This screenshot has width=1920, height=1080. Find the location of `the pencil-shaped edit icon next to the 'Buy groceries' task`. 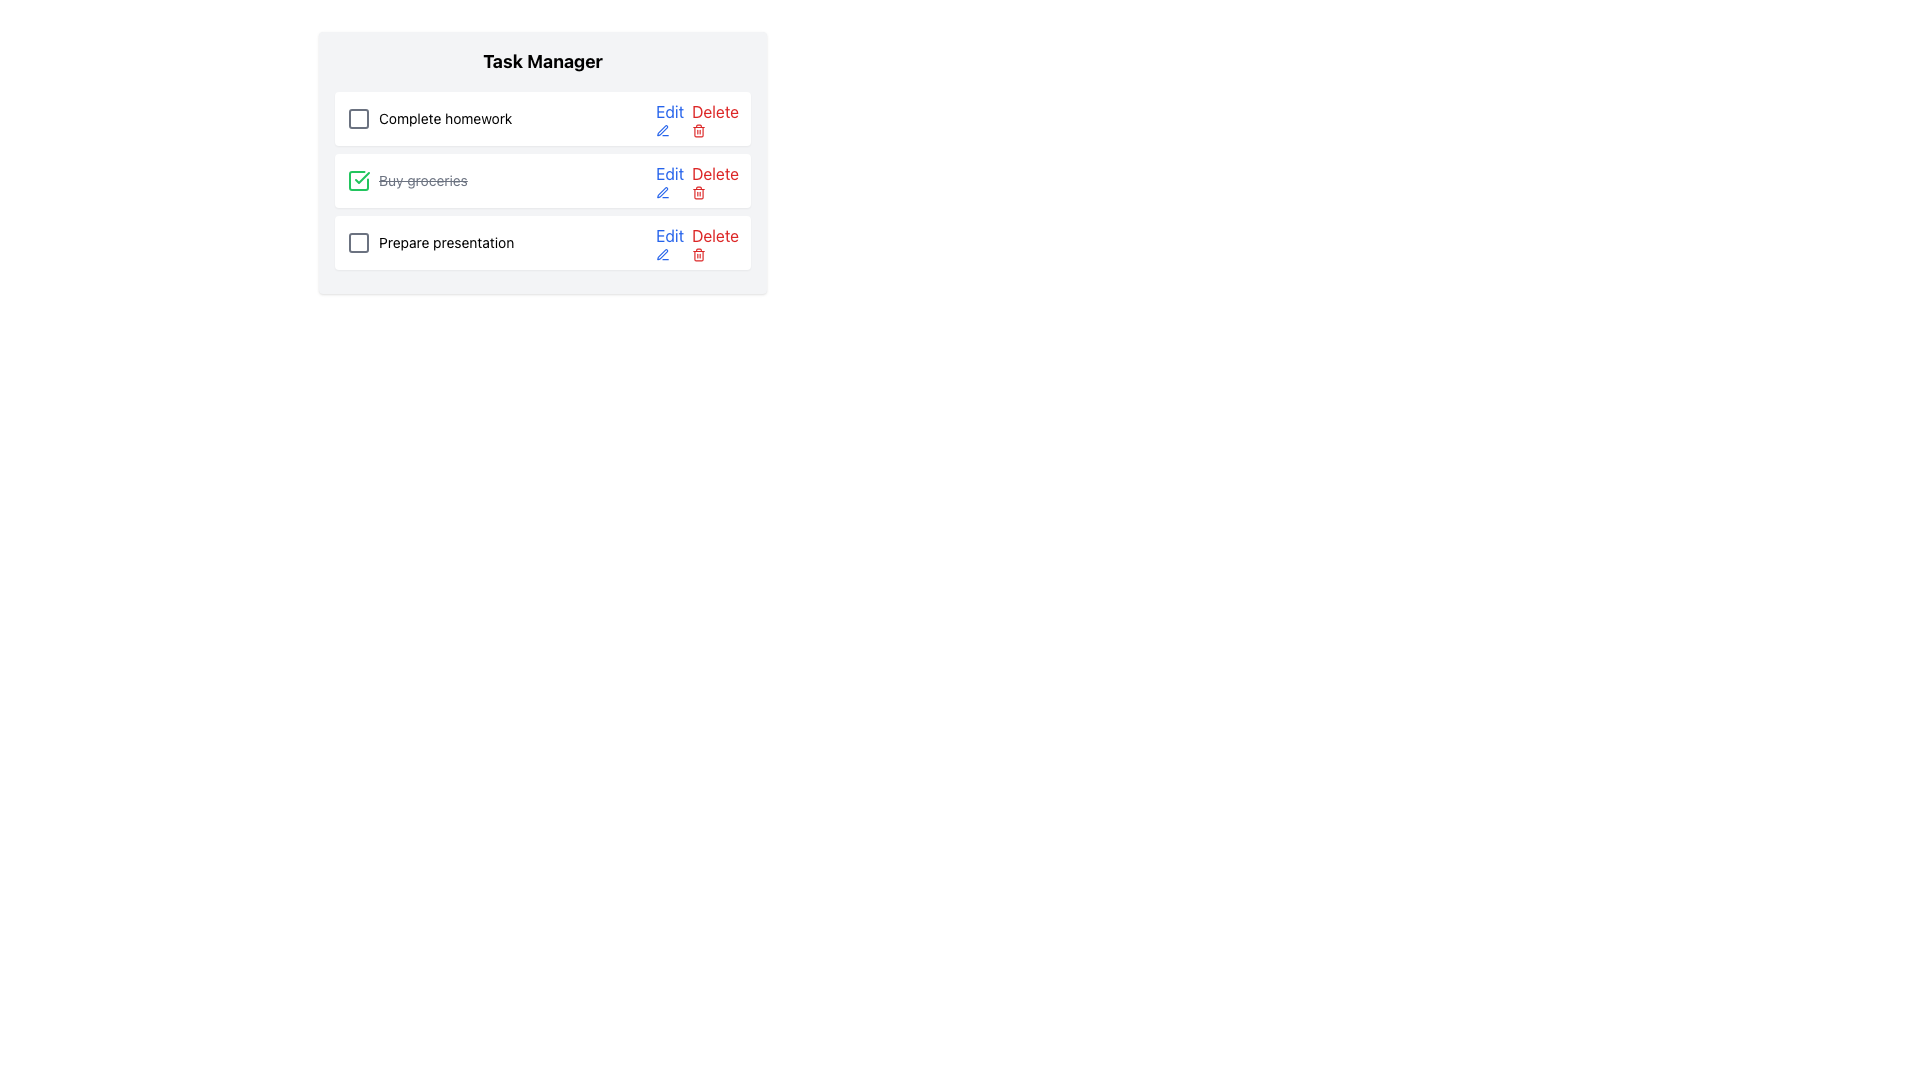

the pencil-shaped edit icon next to the 'Buy groceries' task is located at coordinates (662, 192).